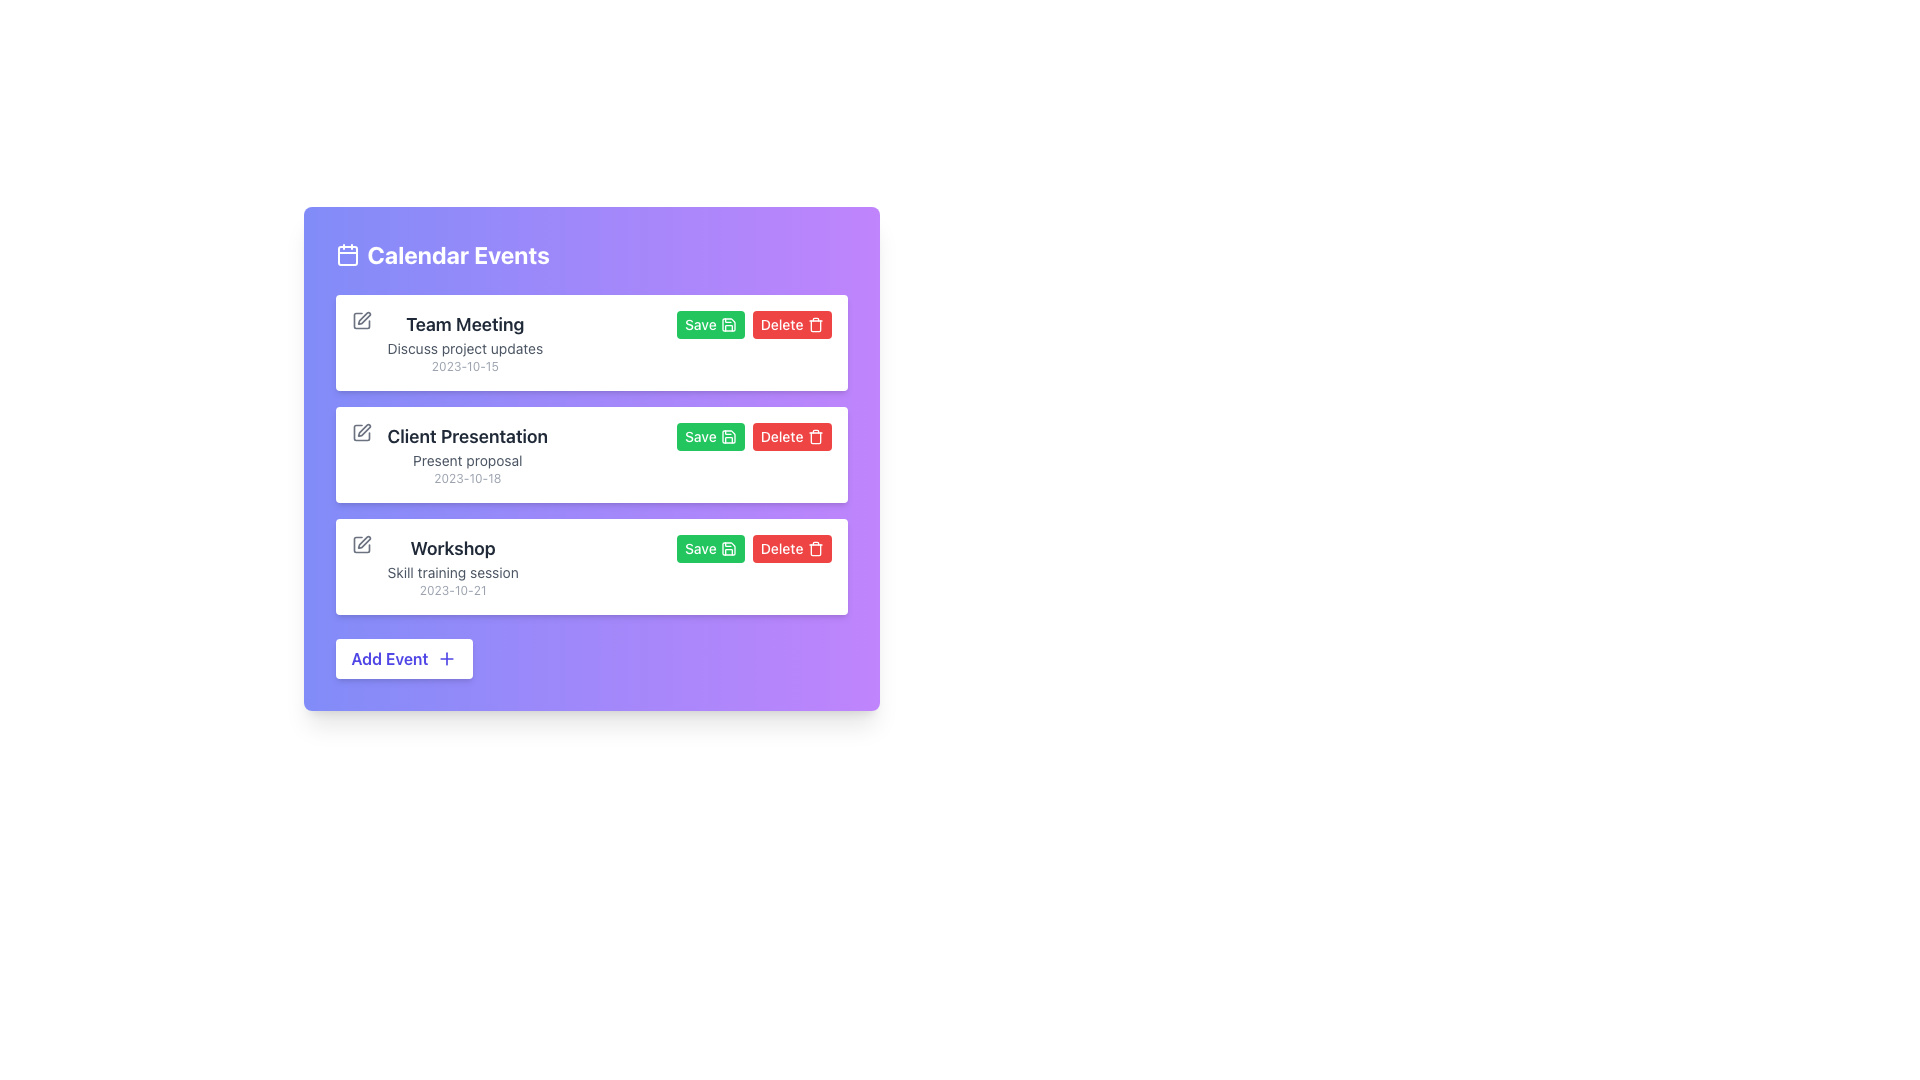  Describe the element at coordinates (727, 435) in the screenshot. I see `the save icon represented by a stylized outline of a floppy disk located inside the green 'Save' button in the second row of the event list` at that location.